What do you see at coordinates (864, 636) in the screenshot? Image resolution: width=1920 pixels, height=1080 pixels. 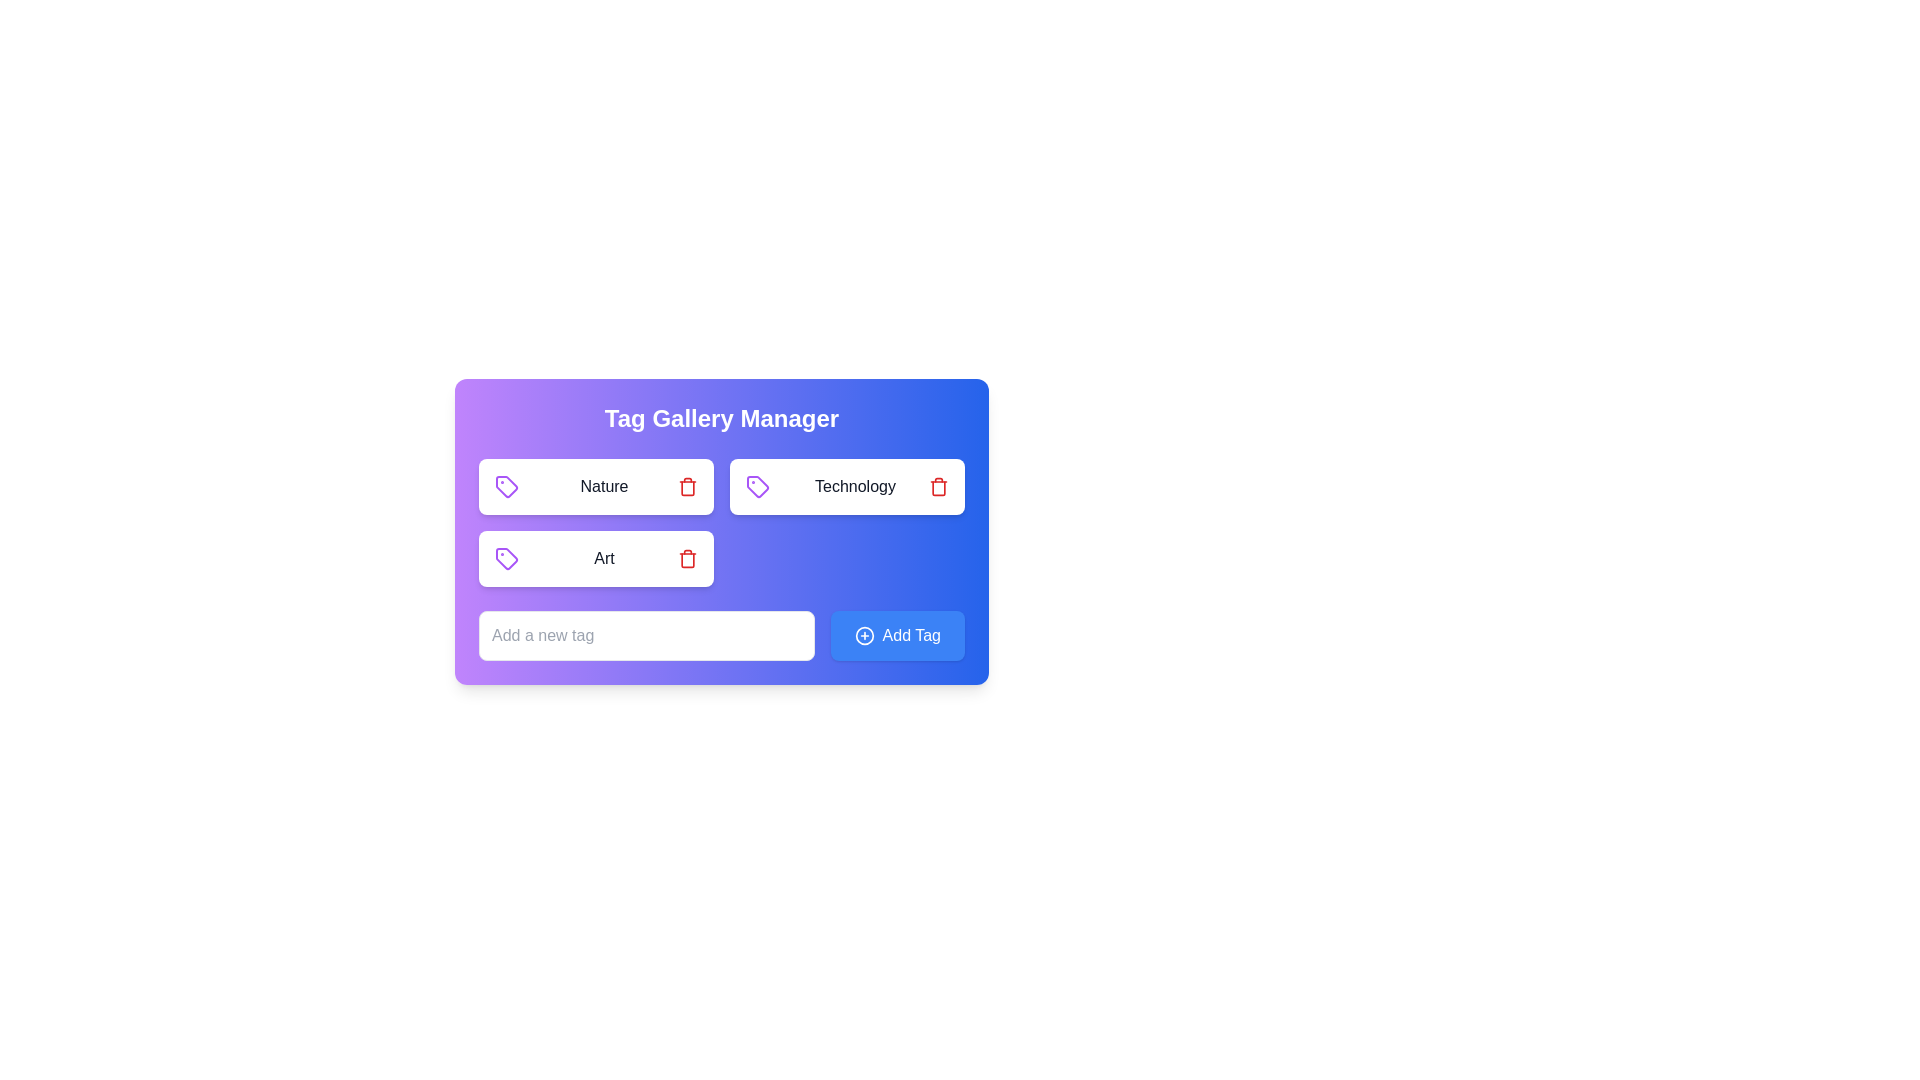 I see `the circular outline of the 'Add' icon, which visually supports the '+' sign, to execute the corresponding action` at bounding box center [864, 636].